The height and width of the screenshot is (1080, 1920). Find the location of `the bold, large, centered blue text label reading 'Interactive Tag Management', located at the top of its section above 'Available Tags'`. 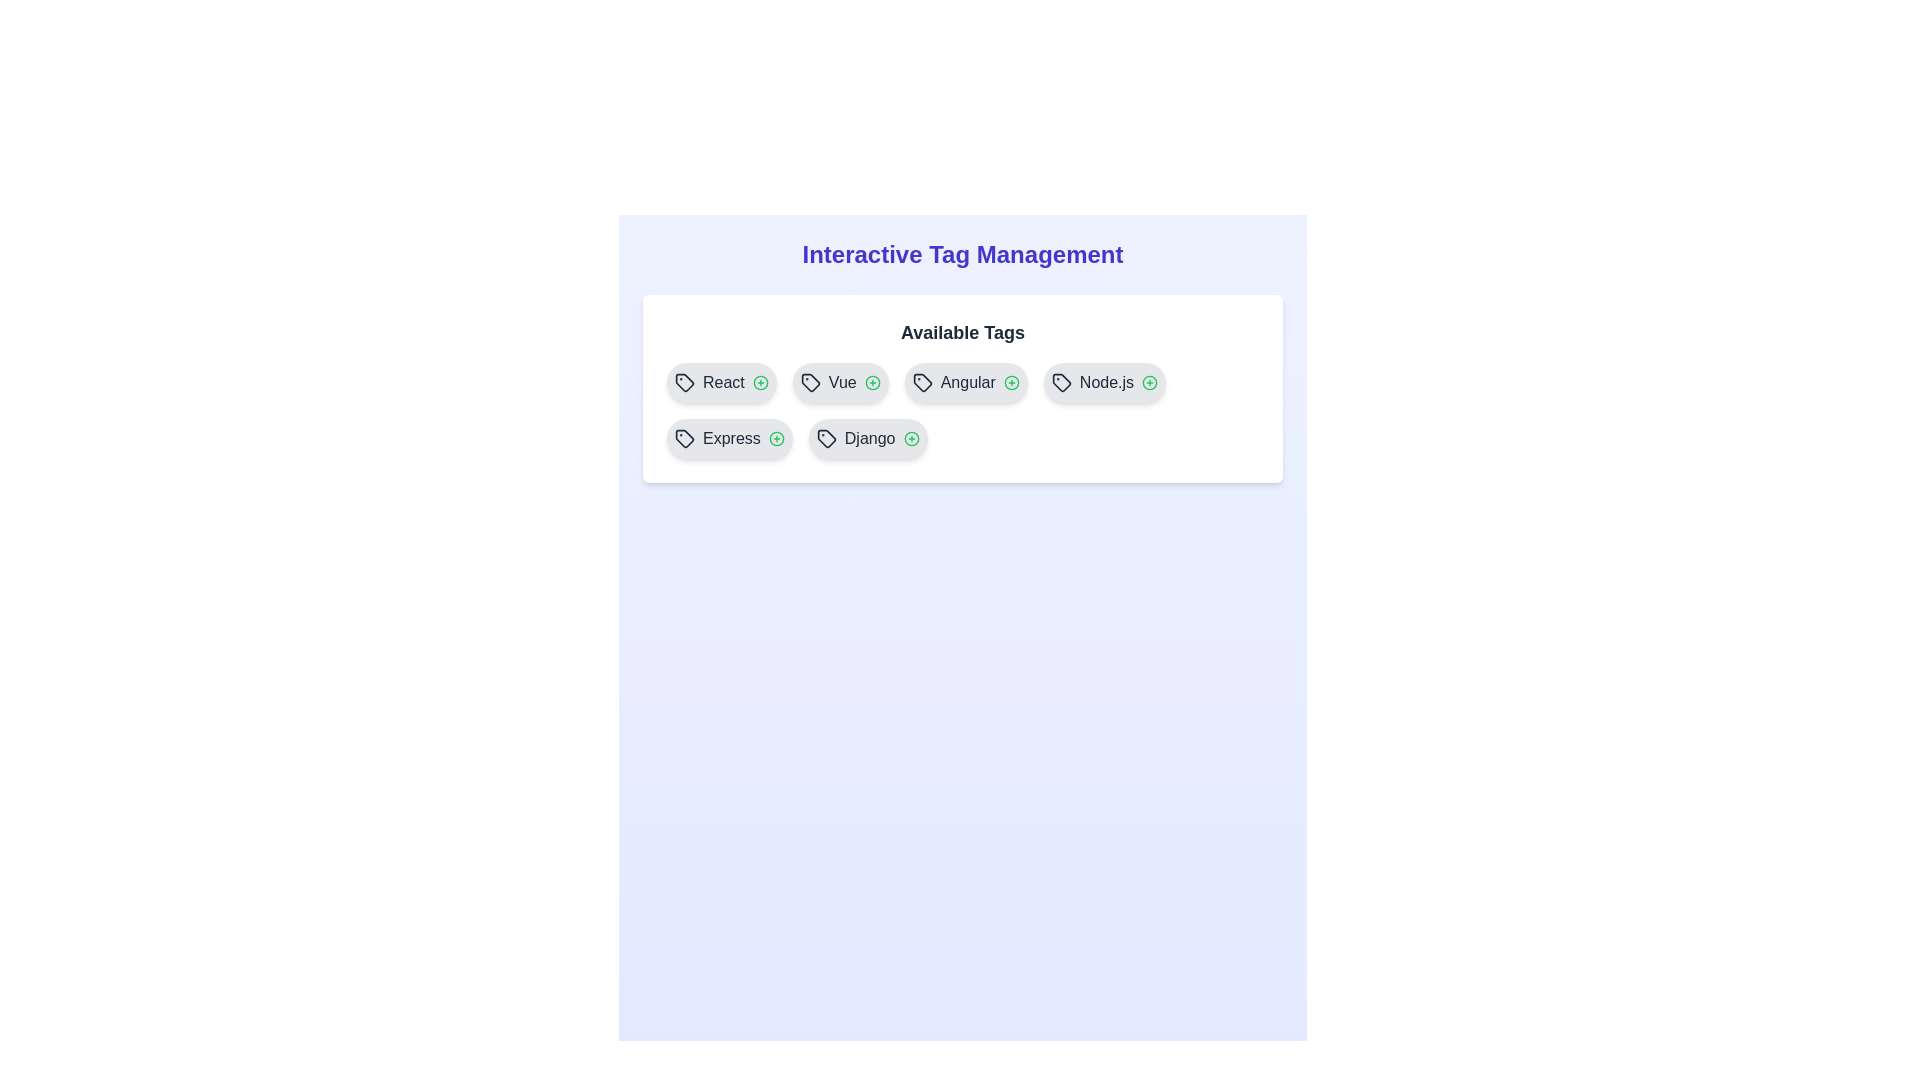

the bold, large, centered blue text label reading 'Interactive Tag Management', located at the top of its section above 'Available Tags' is located at coordinates (963, 253).